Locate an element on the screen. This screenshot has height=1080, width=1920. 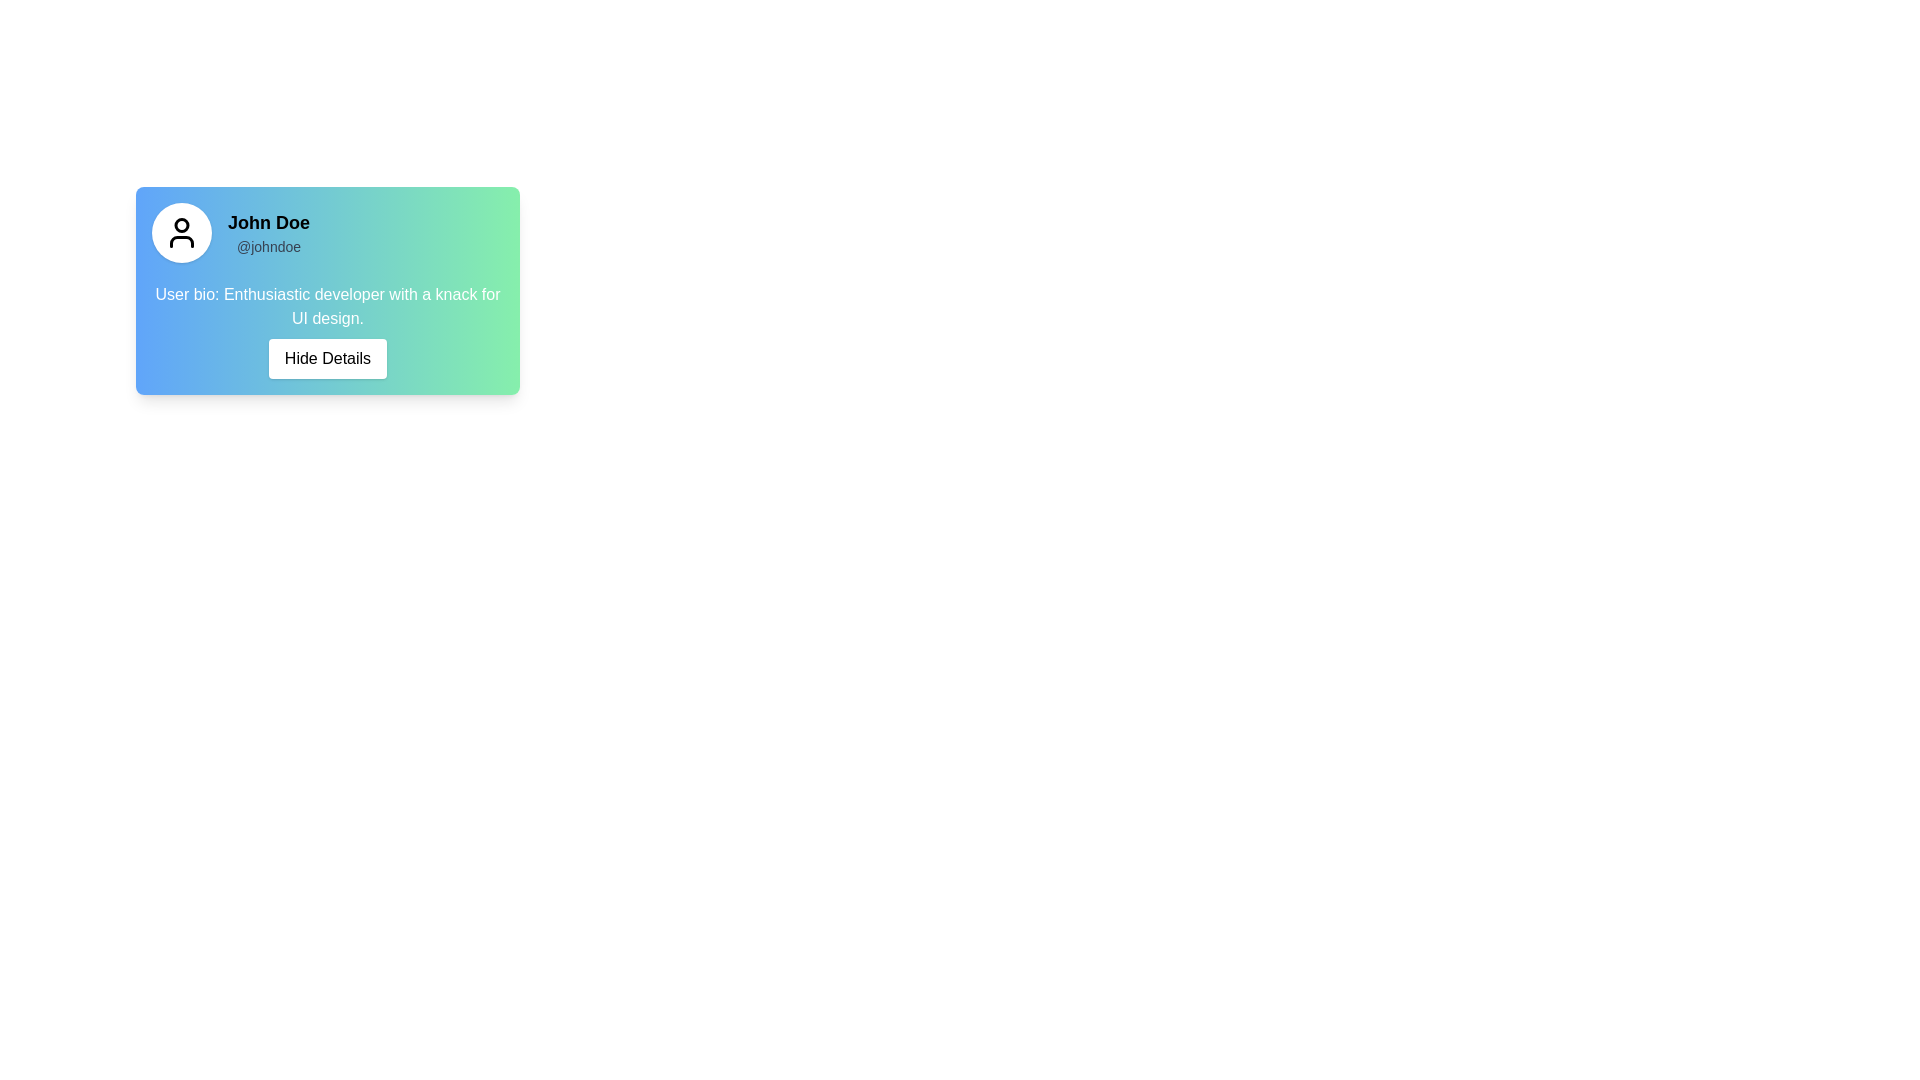
the circular SVG element with a black outline, located centrally within the user's profile card avatar is located at coordinates (182, 225).